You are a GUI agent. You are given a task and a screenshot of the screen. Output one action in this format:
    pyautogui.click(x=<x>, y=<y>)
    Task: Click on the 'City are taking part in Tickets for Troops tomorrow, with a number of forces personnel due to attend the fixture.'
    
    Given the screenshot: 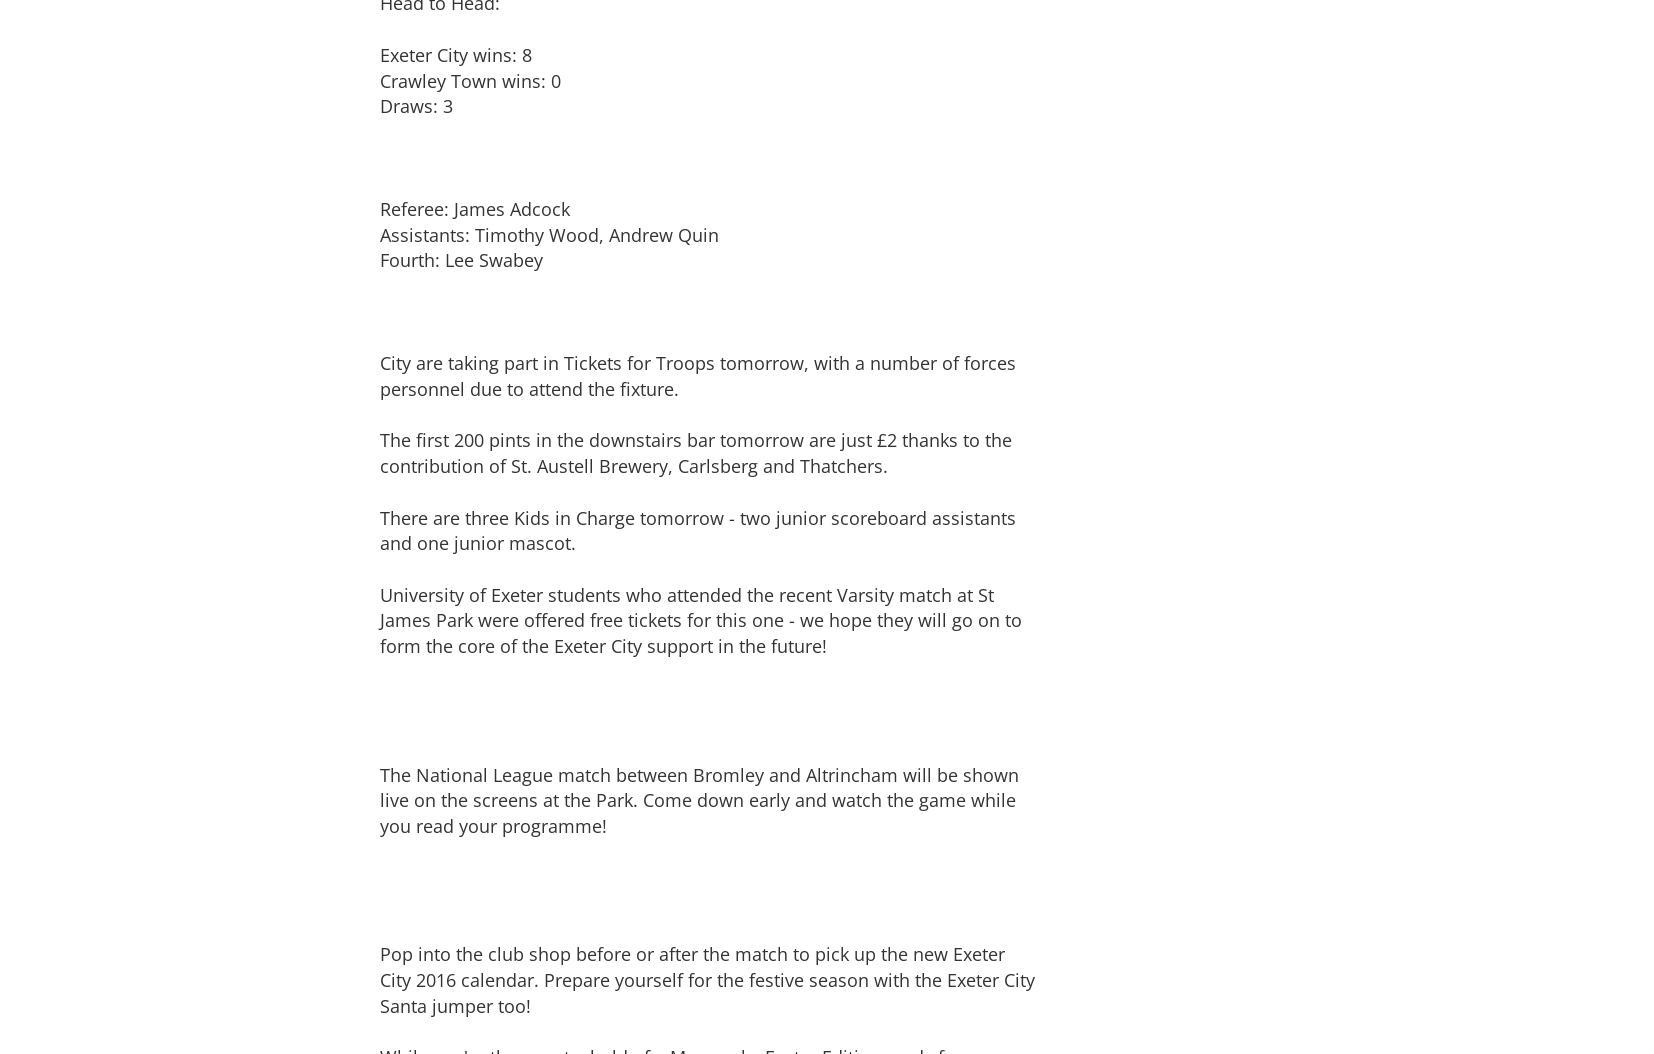 What is the action you would take?
    pyautogui.click(x=697, y=374)
    